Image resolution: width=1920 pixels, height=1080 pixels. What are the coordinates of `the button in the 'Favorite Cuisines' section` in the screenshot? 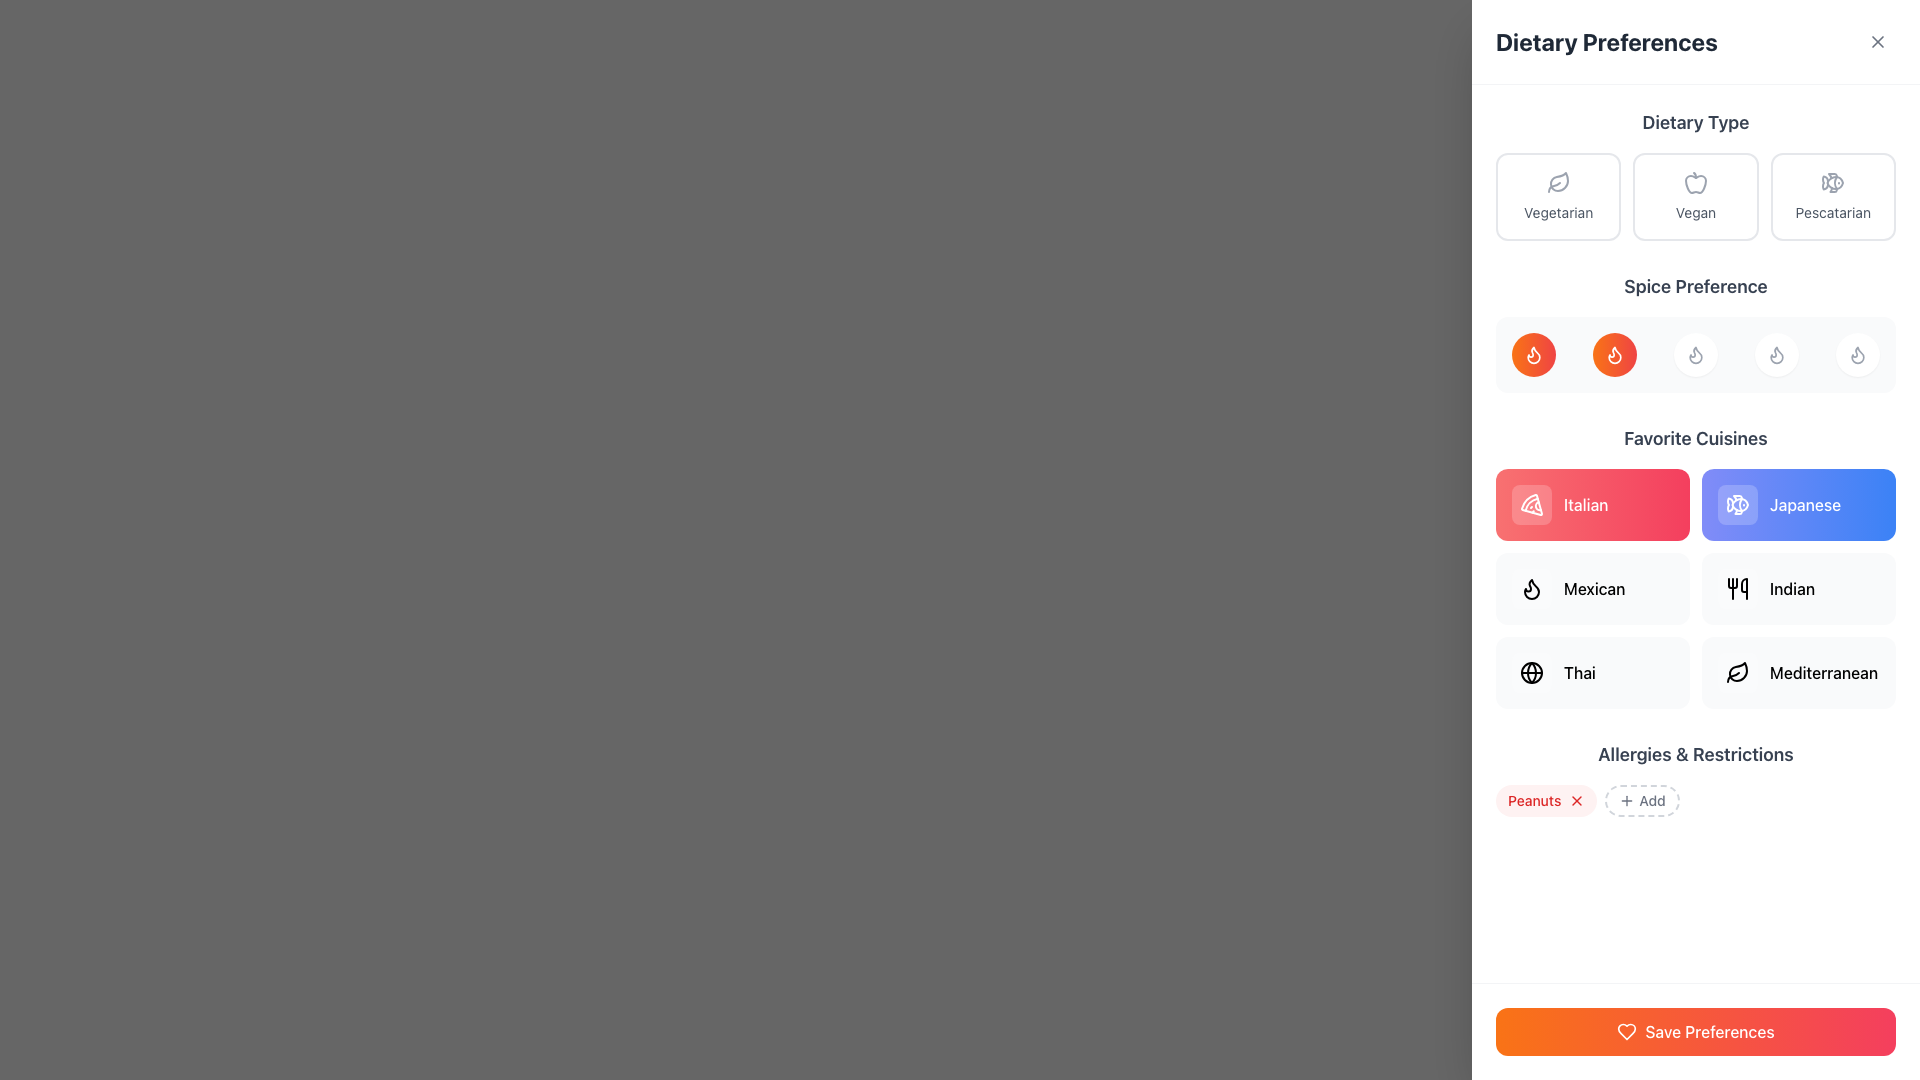 It's located at (1799, 588).